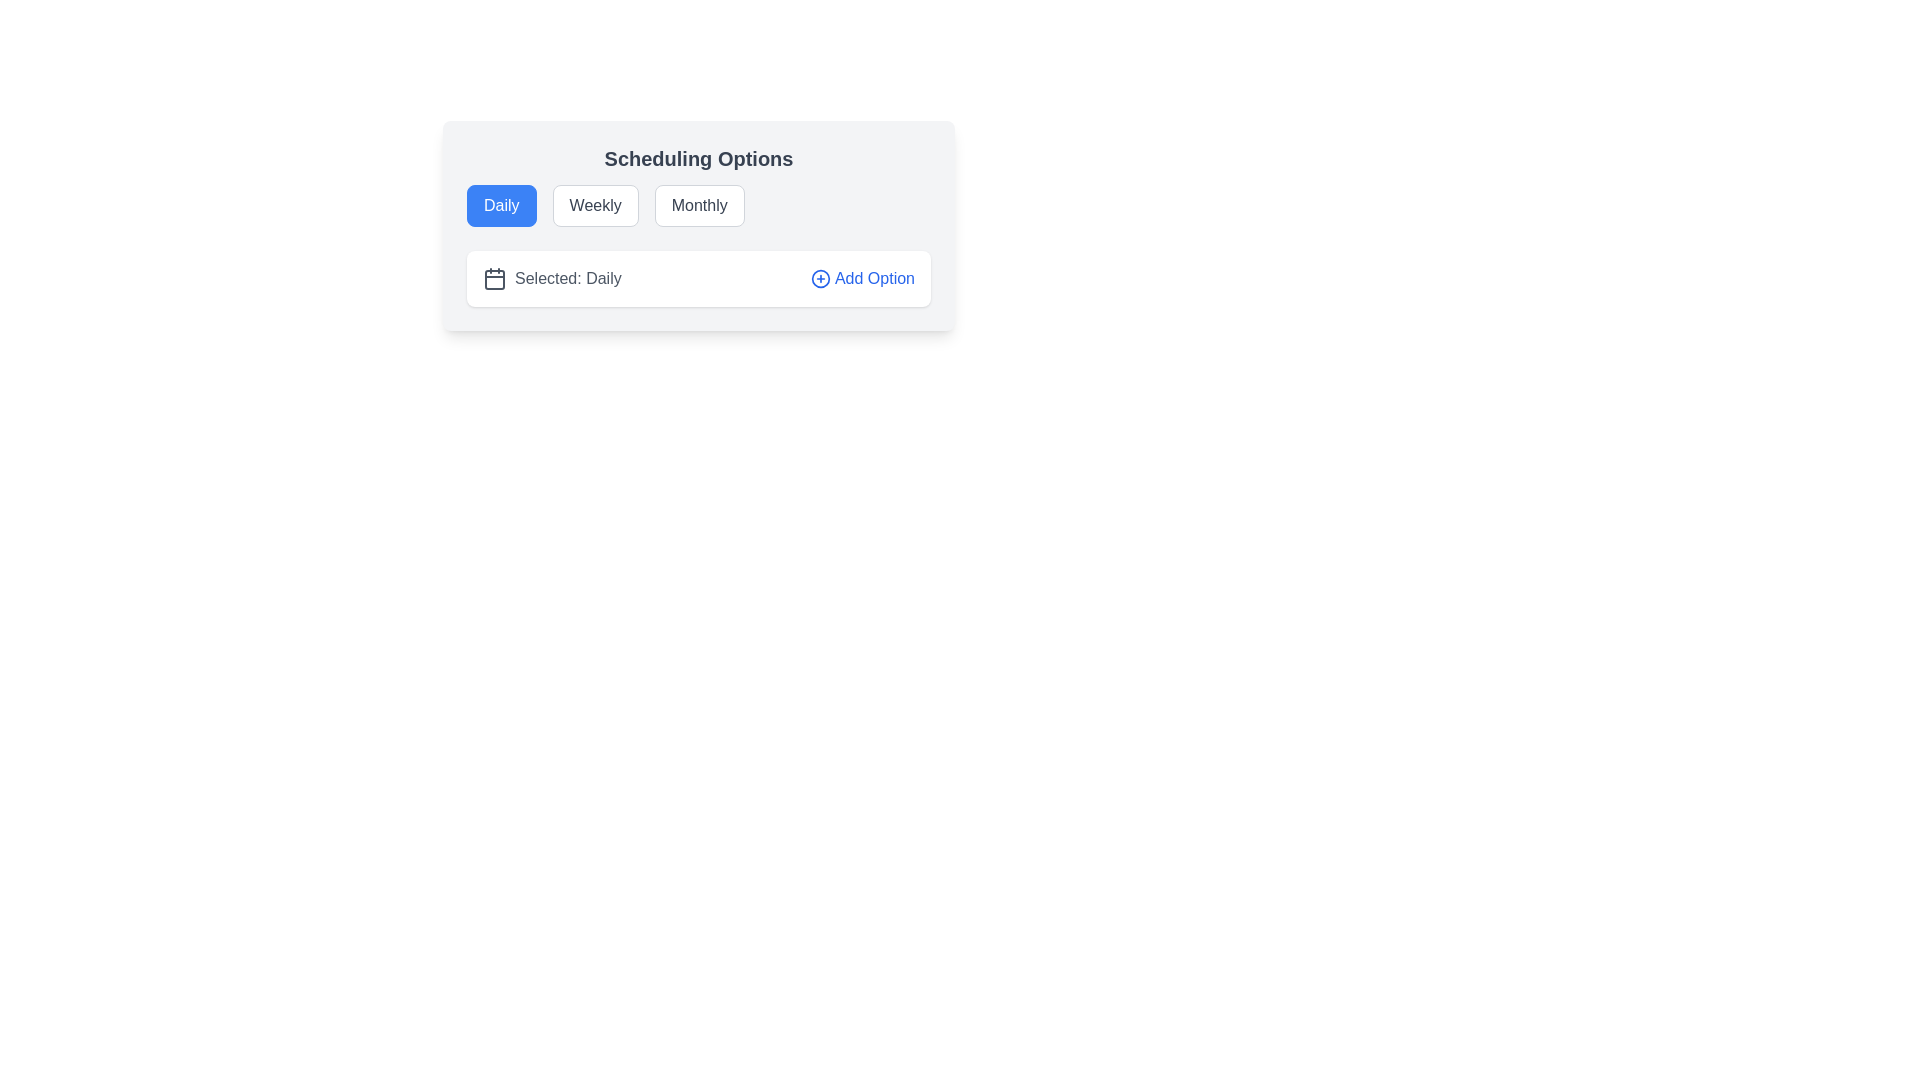 Image resolution: width=1920 pixels, height=1080 pixels. I want to click on the 'Add Option' button, which is a blue text label with a circular plus icon, located to the right of 'Selected: Daily', so click(863, 278).